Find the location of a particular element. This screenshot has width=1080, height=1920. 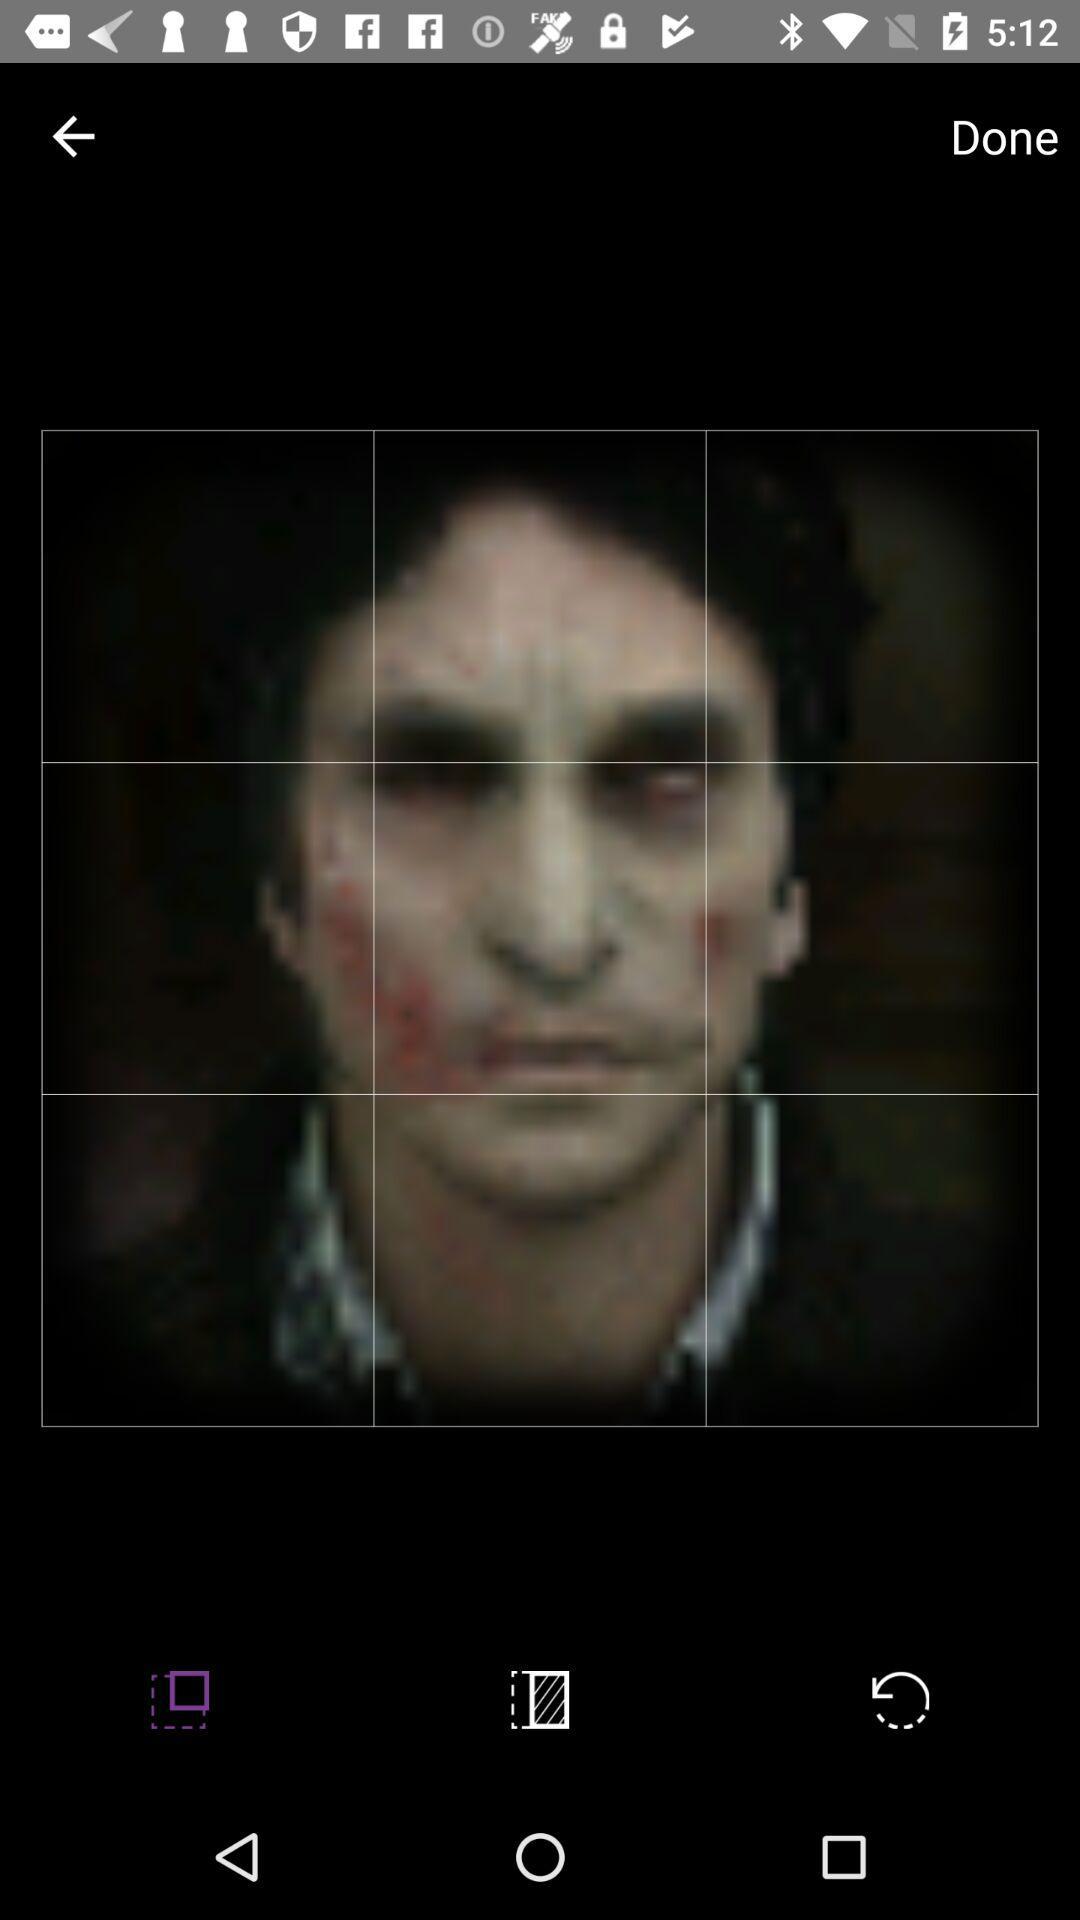

crop image is located at coordinates (540, 1698).